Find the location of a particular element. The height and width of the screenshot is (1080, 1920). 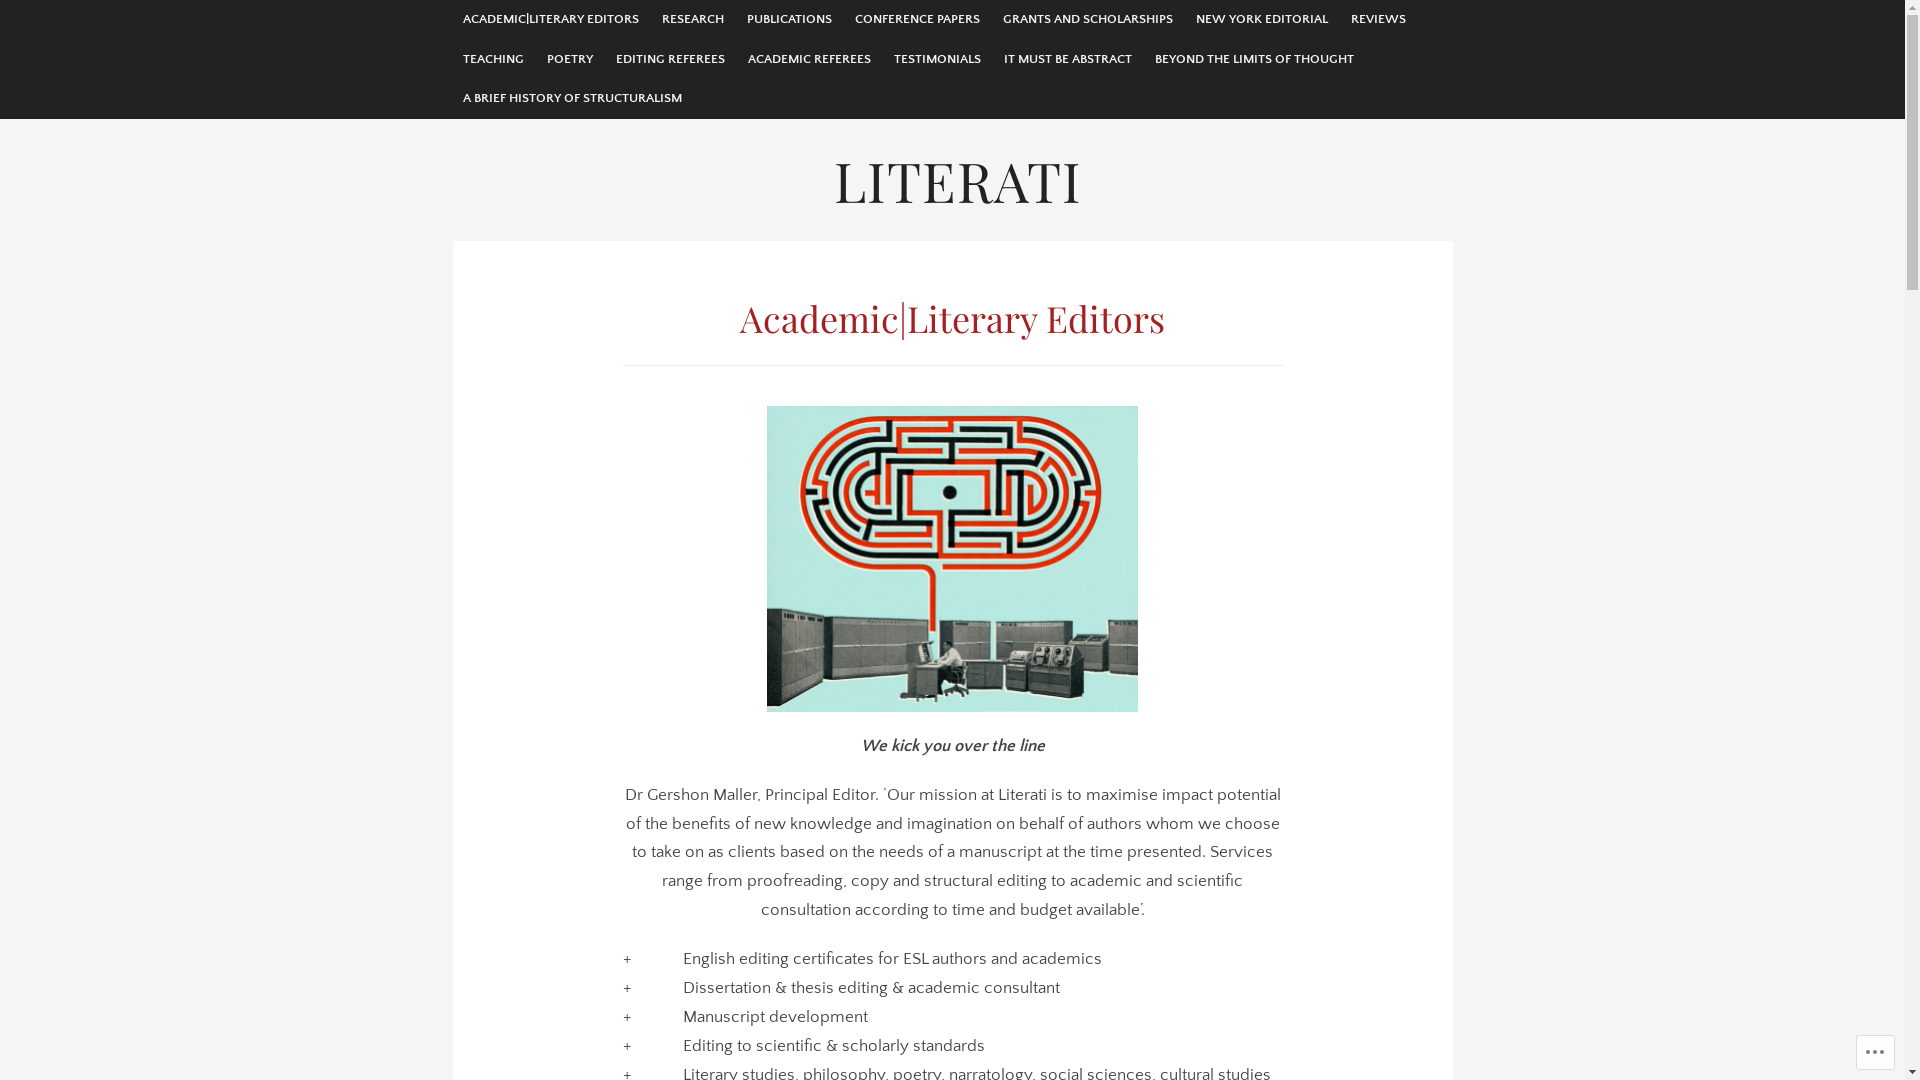

'NEW YORK EDITORIAL' is located at coordinates (1195, 19).